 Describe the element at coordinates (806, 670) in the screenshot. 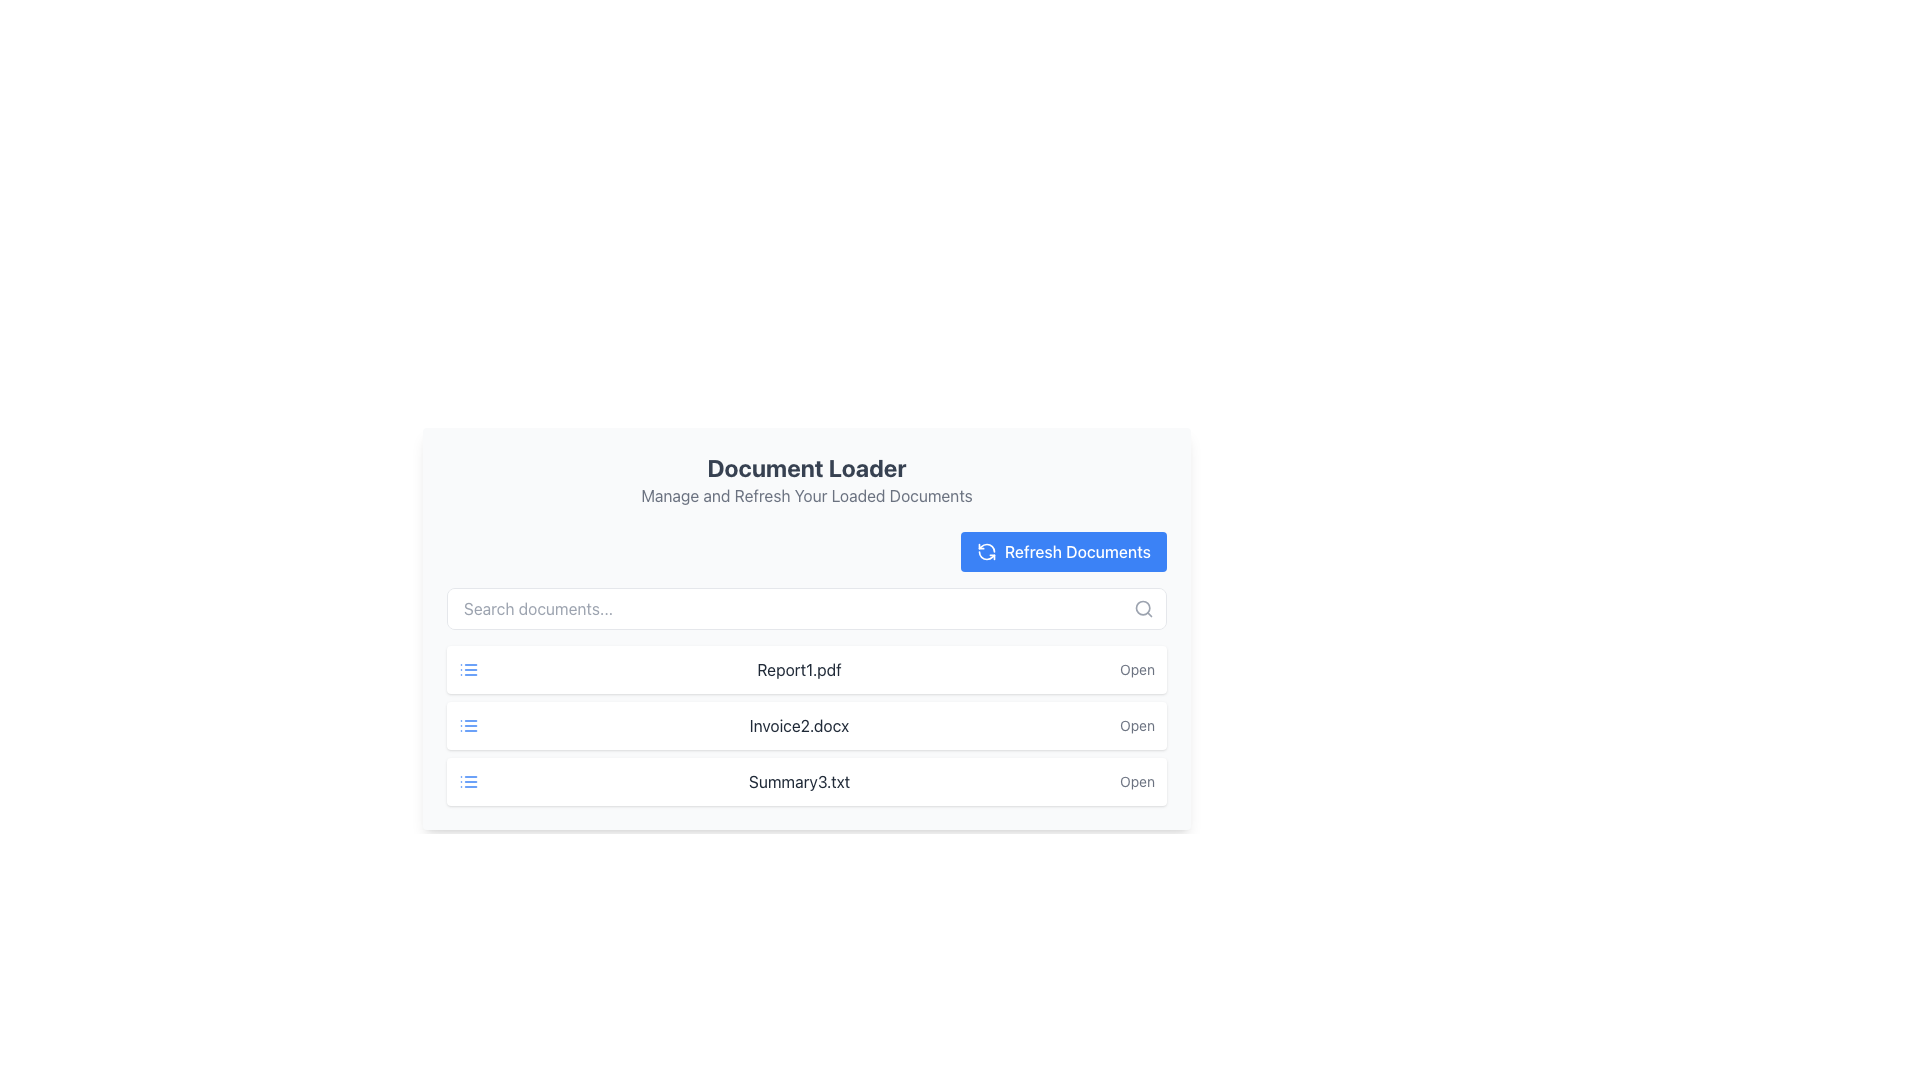

I see `the list item presenting the document 'Report1.pdf' with the 'Open' action in the 'Document Loader' section` at that location.